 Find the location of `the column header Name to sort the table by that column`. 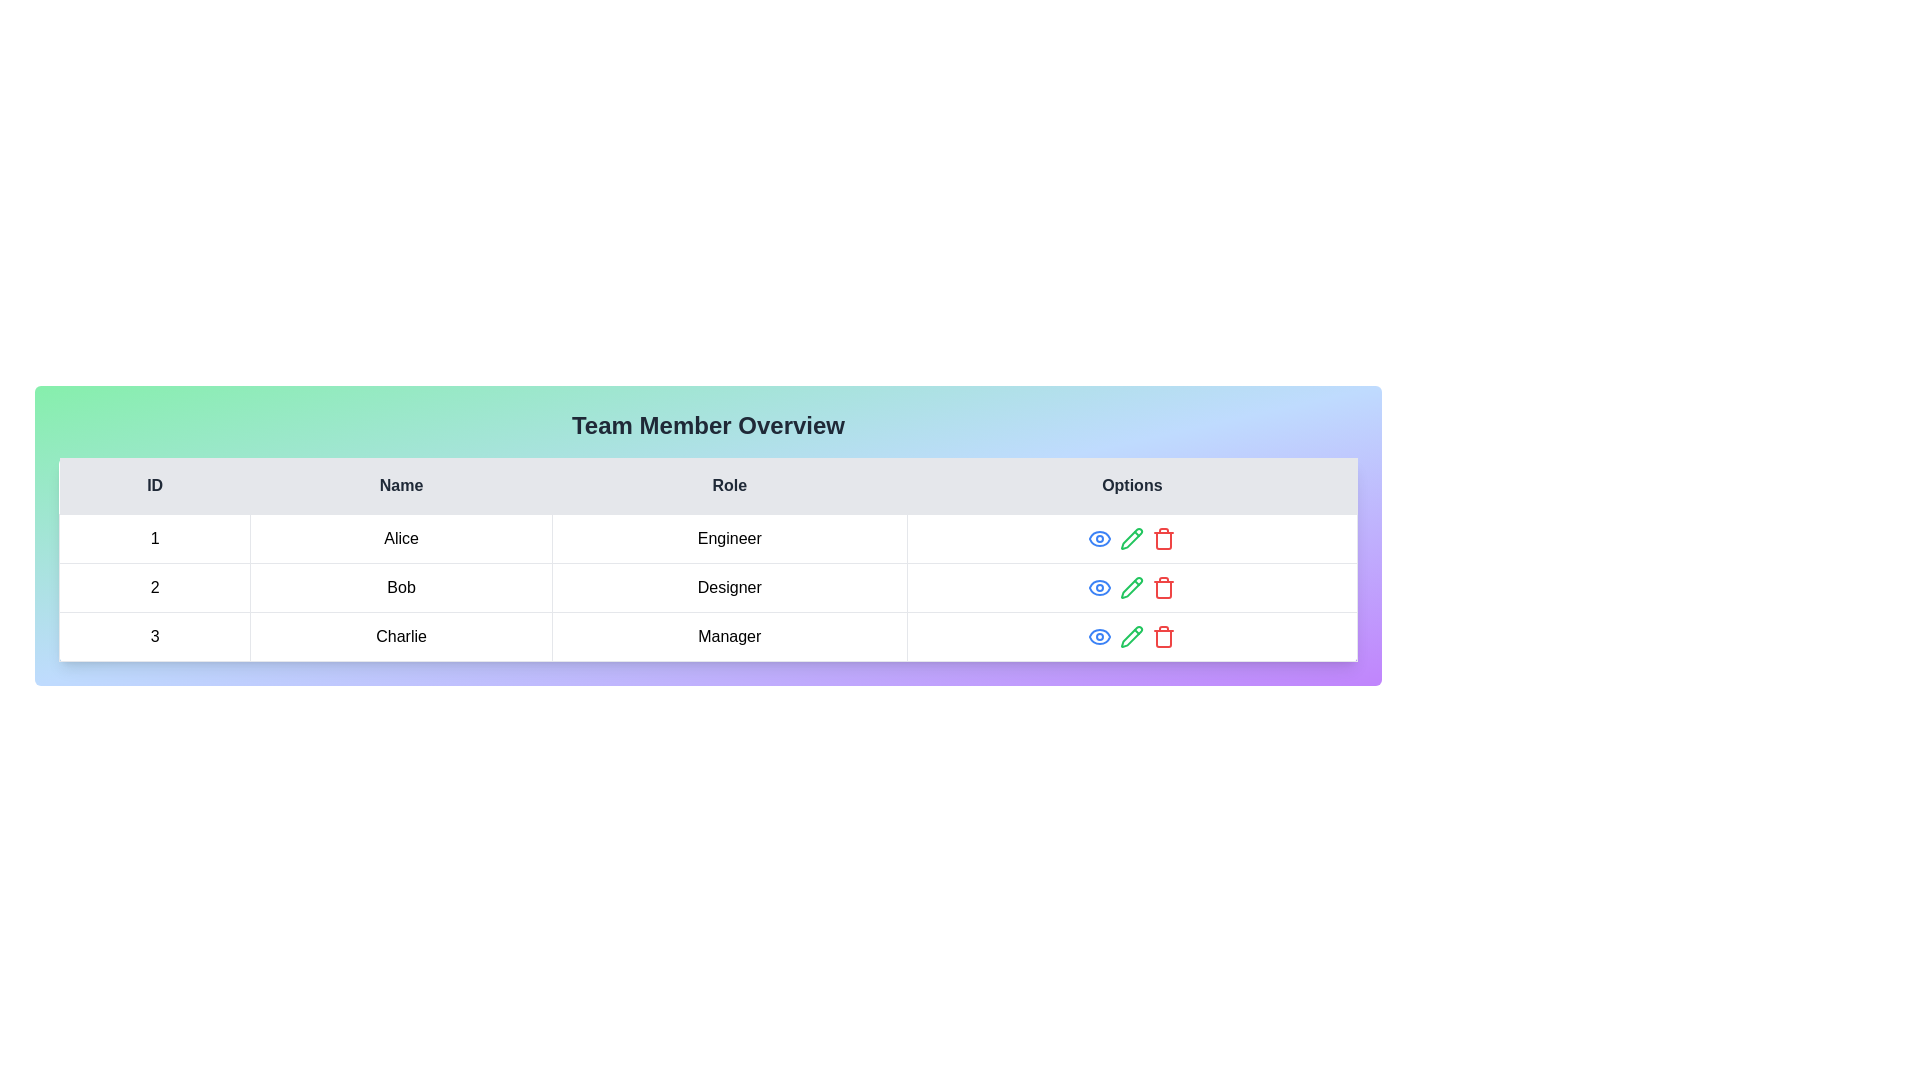

the column header Name to sort the table by that column is located at coordinates (400, 486).